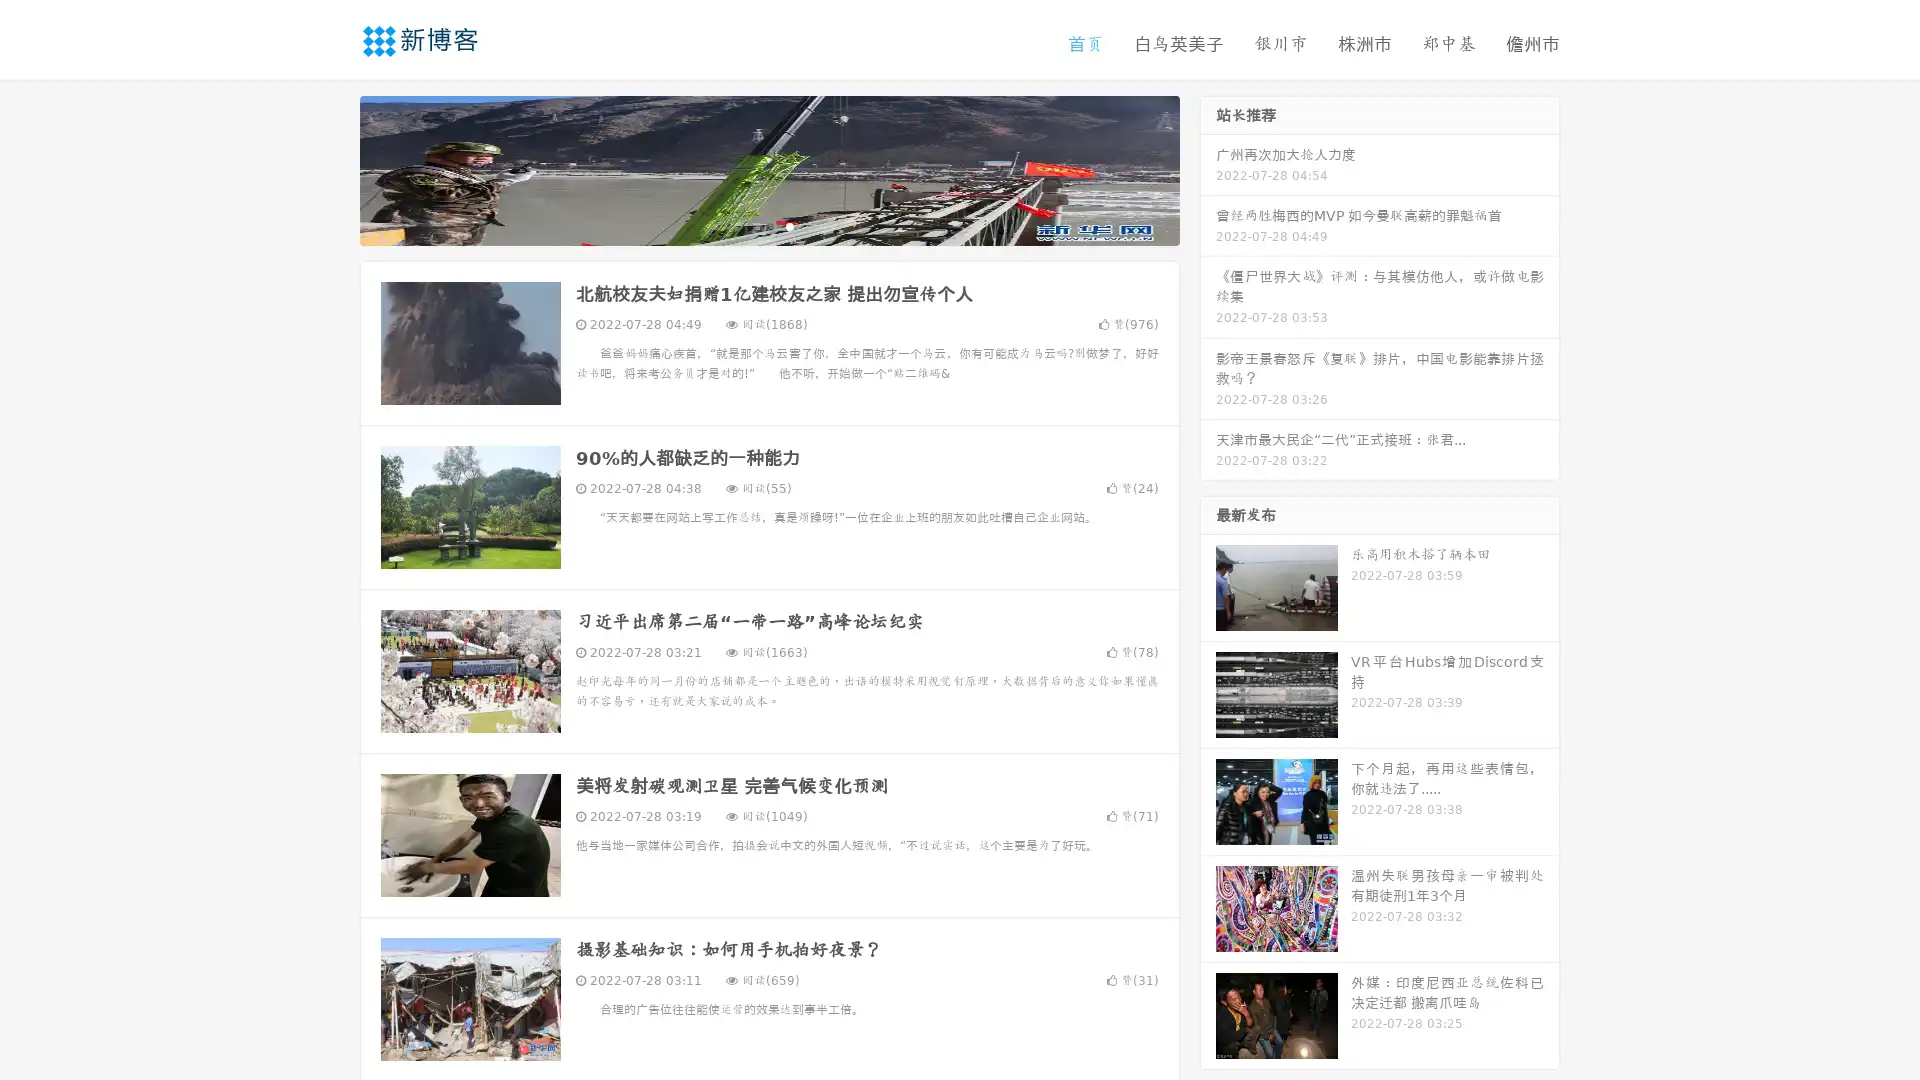 This screenshot has width=1920, height=1080. I want to click on Go to slide 1, so click(748, 225).